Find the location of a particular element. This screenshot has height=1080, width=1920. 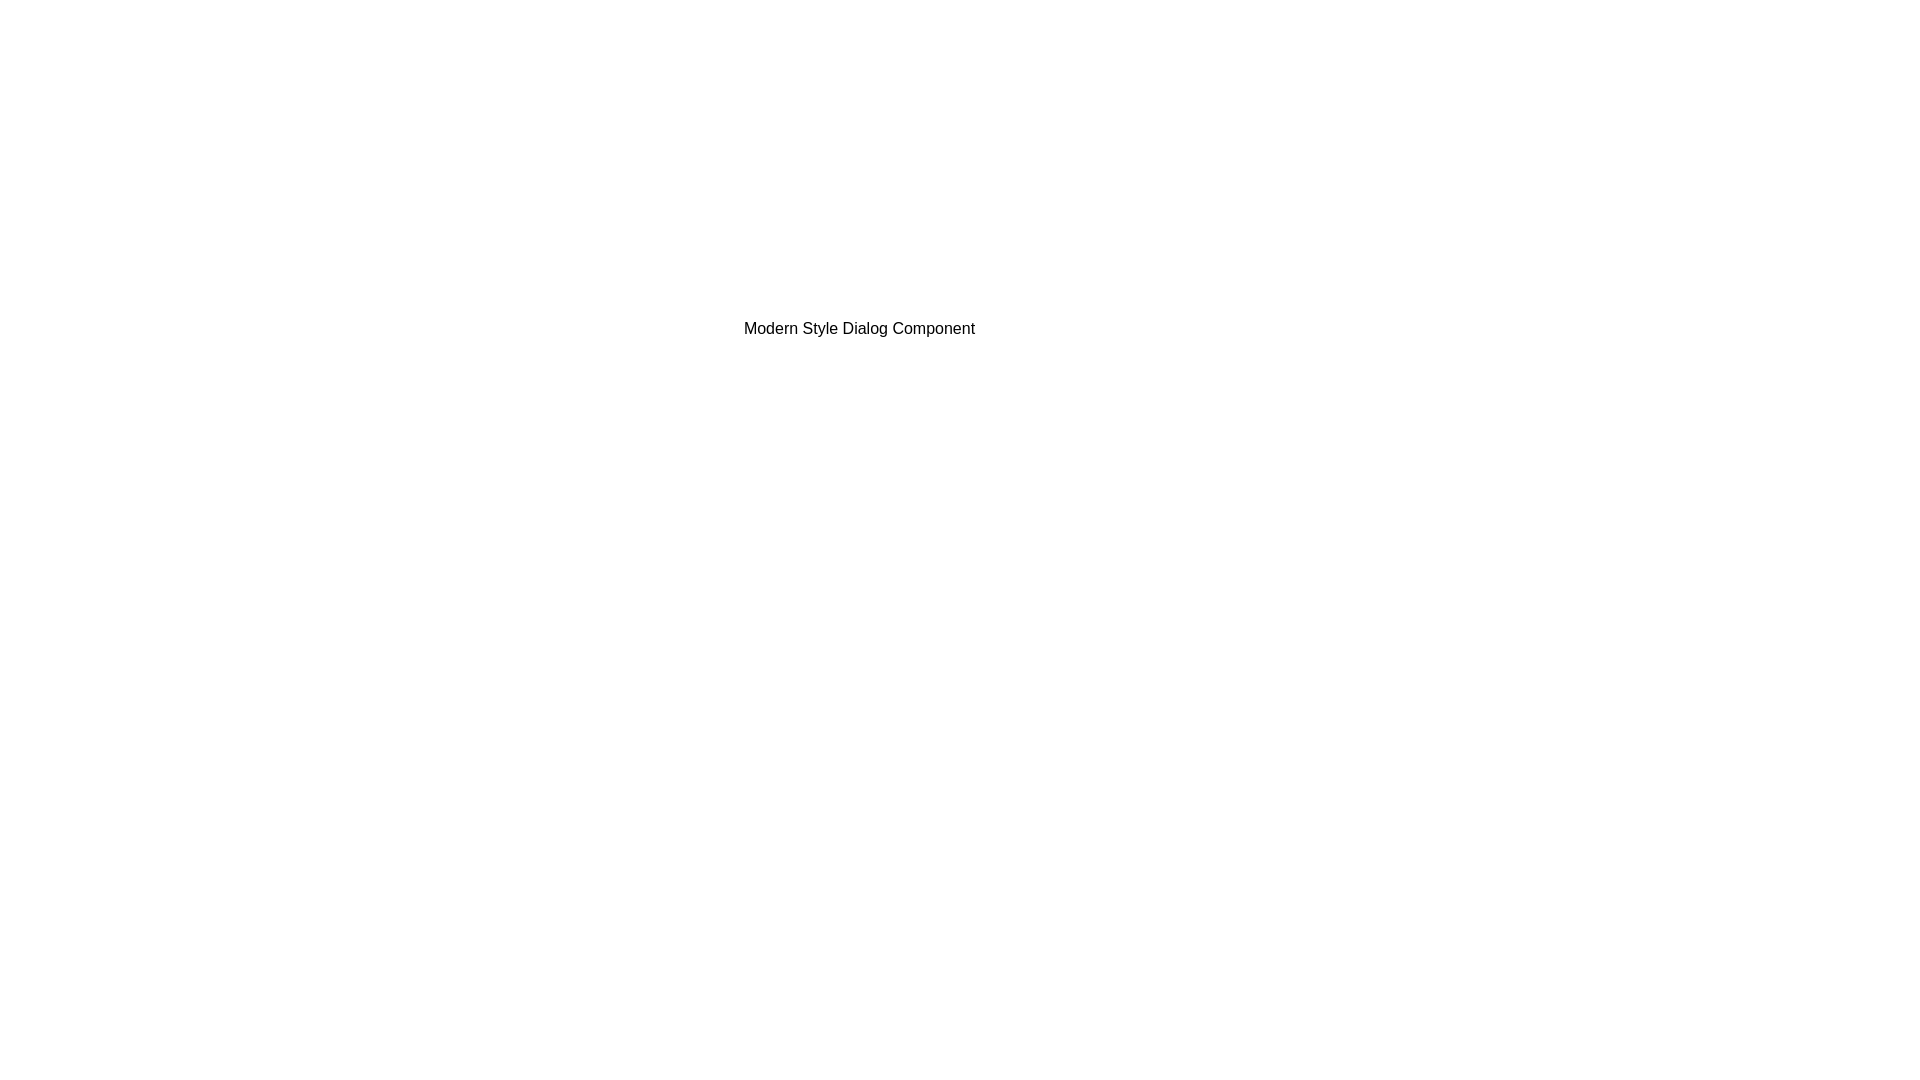

the word Component in the text 'Modern Style Dialog Component' is located at coordinates (700, 315).